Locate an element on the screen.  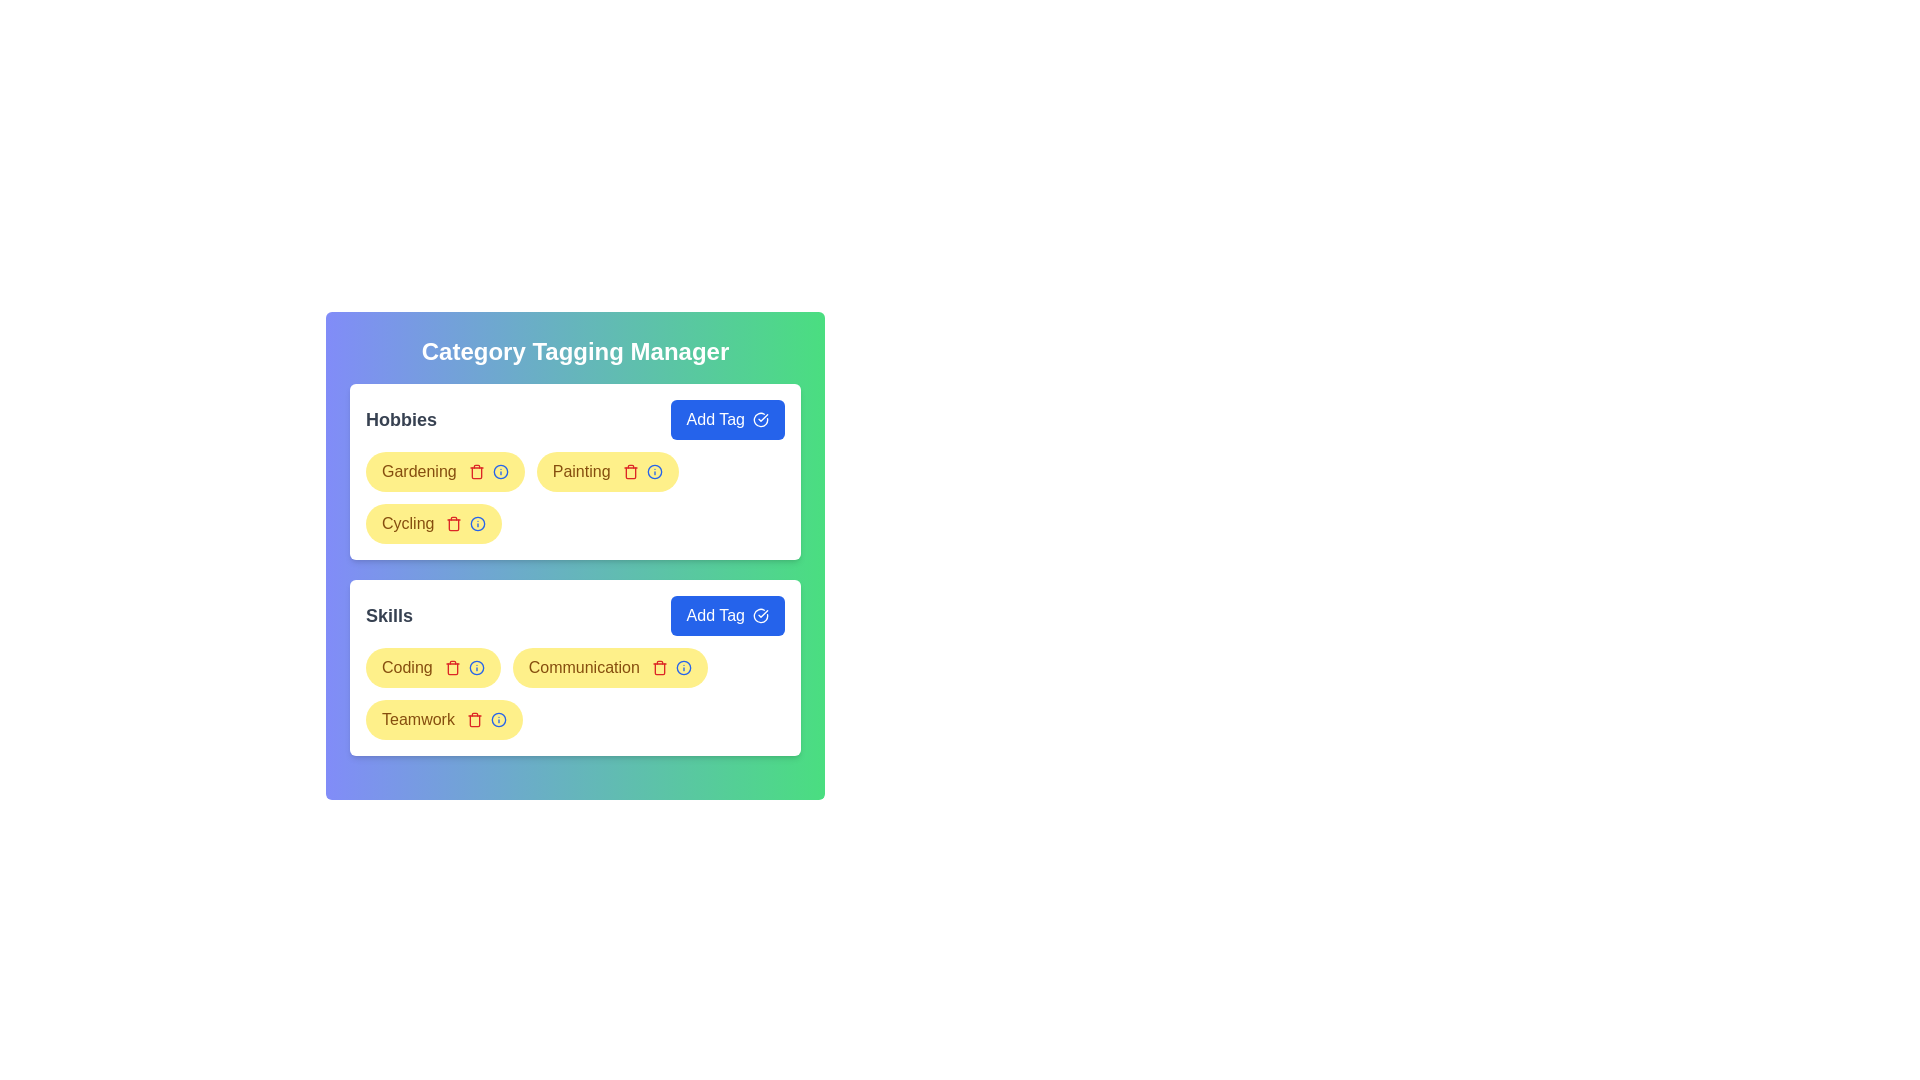
the trash icon associated with the 'Cycling' tag is located at coordinates (433, 523).